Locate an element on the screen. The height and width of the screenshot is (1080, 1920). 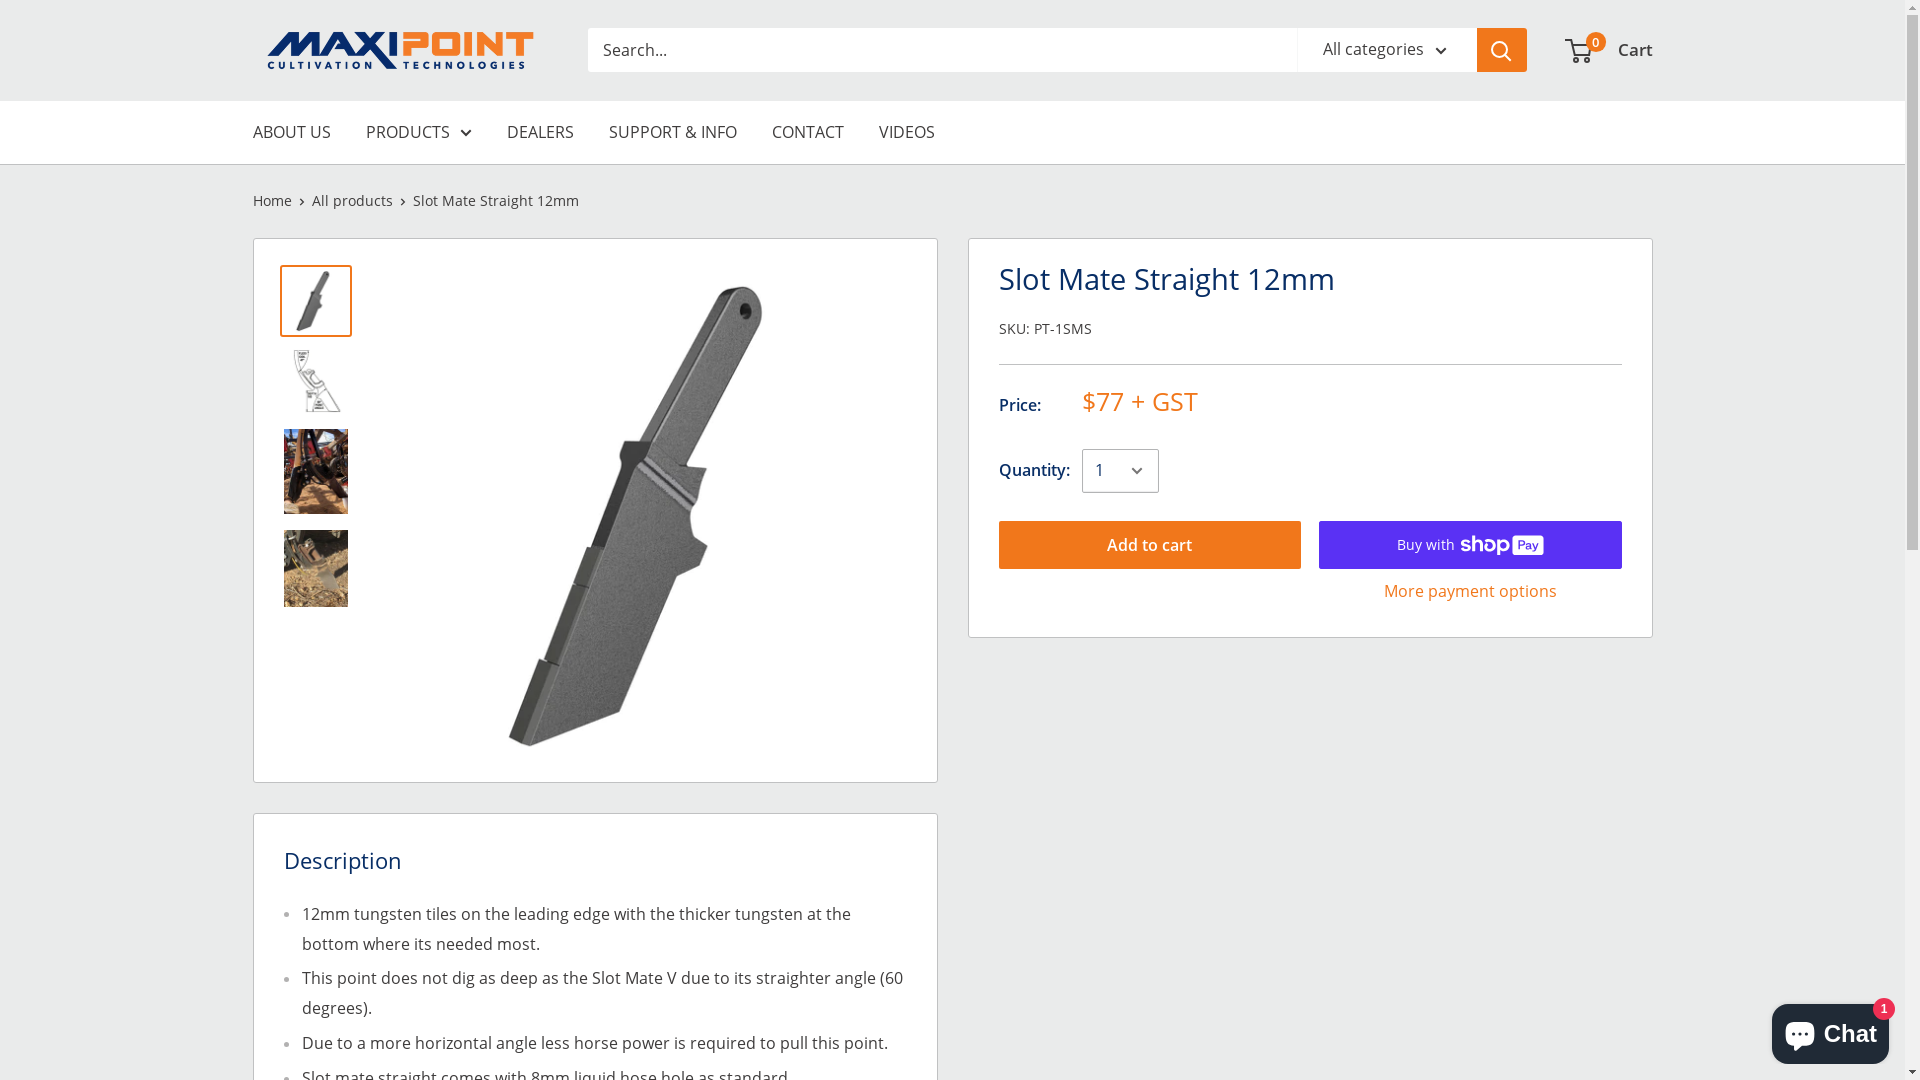
'CONTACT' is located at coordinates (807, 132).